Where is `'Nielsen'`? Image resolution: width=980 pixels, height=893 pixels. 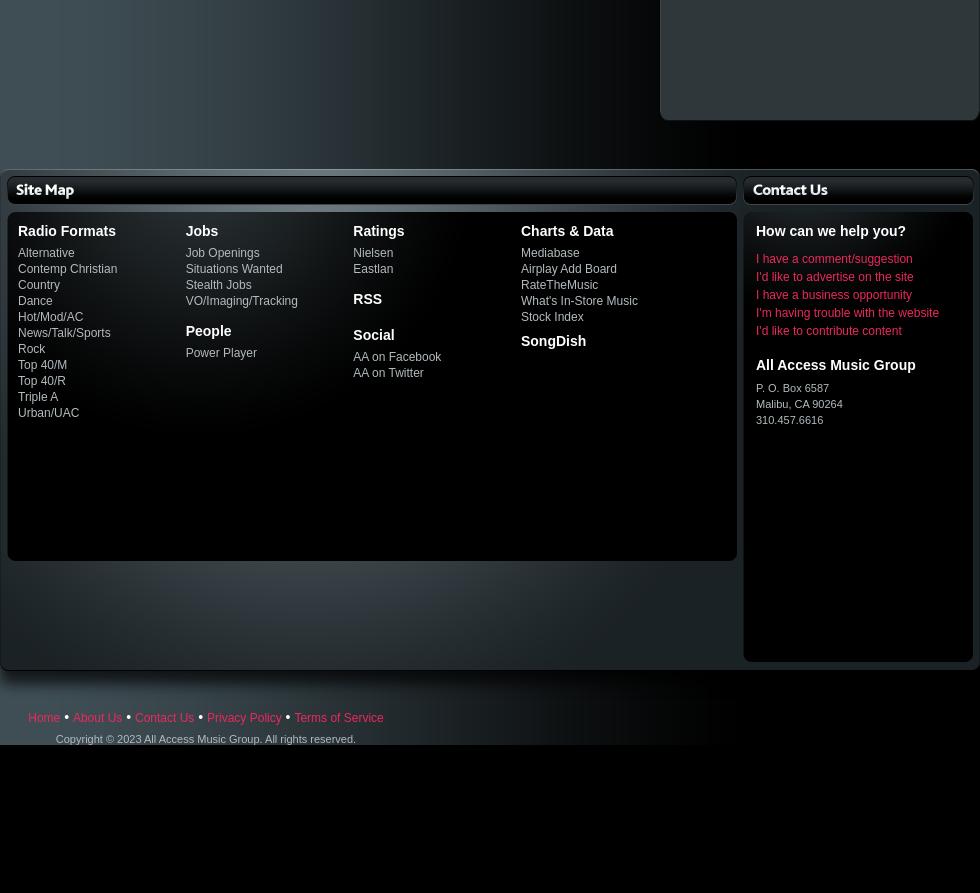
'Nielsen' is located at coordinates (352, 251).